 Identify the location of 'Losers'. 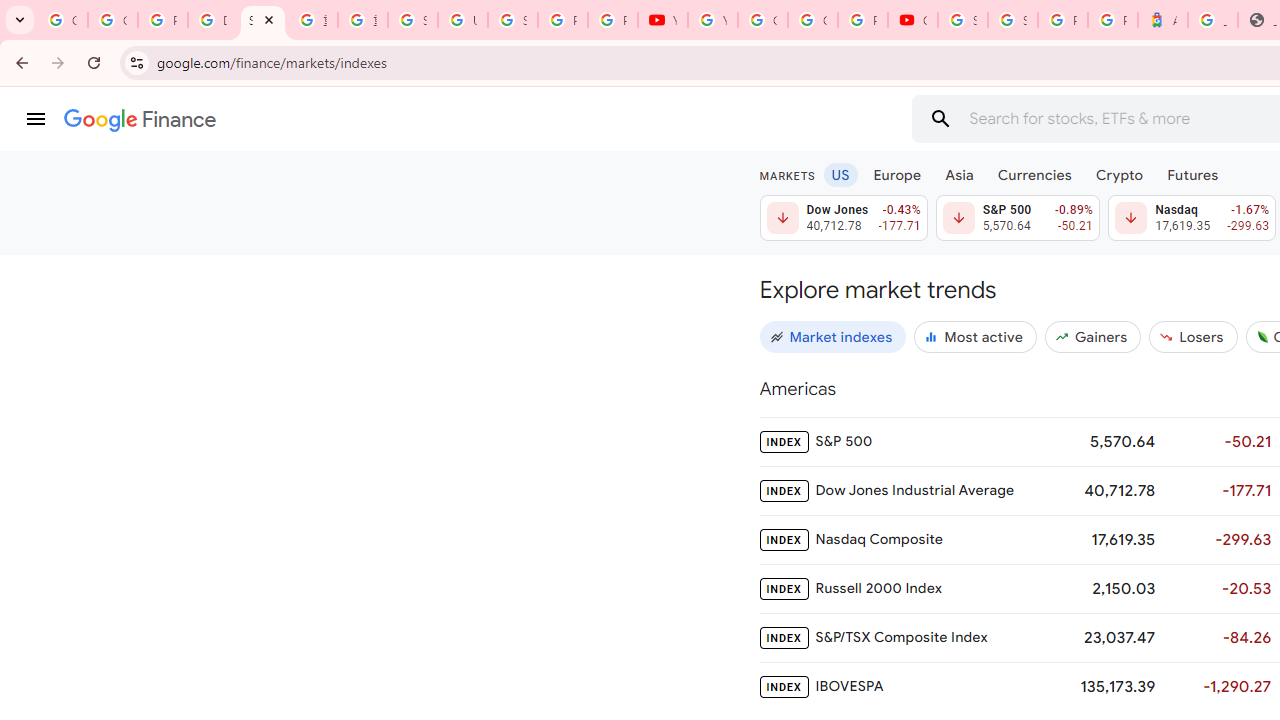
(1193, 335).